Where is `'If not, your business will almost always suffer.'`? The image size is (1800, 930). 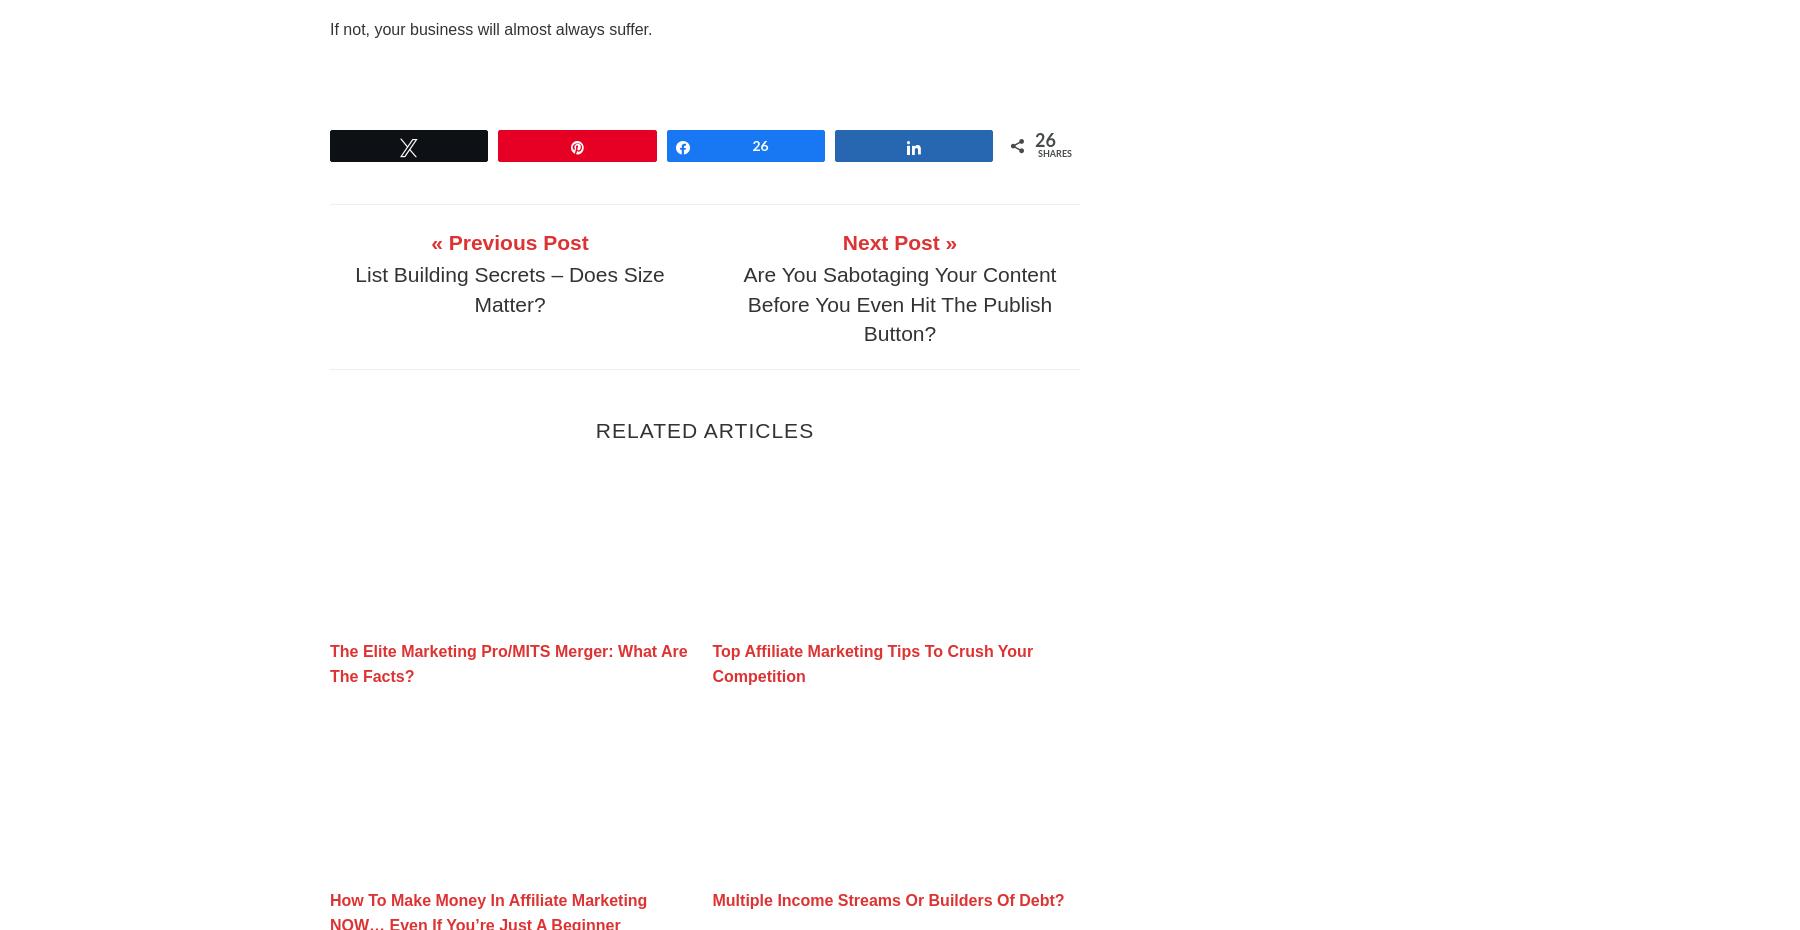 'If not, your business will almost always suffer.' is located at coordinates (490, 27).